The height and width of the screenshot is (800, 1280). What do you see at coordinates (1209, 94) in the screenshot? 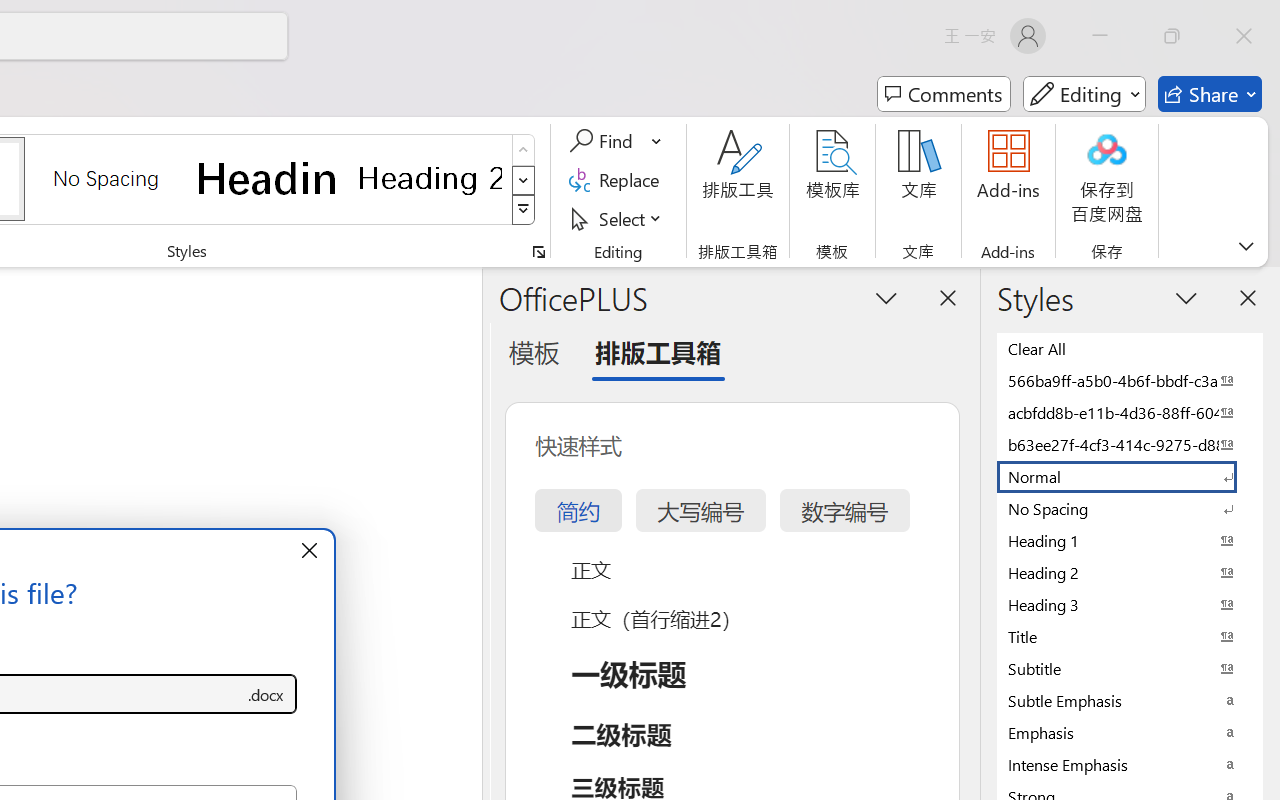
I see `'Share'` at bounding box center [1209, 94].